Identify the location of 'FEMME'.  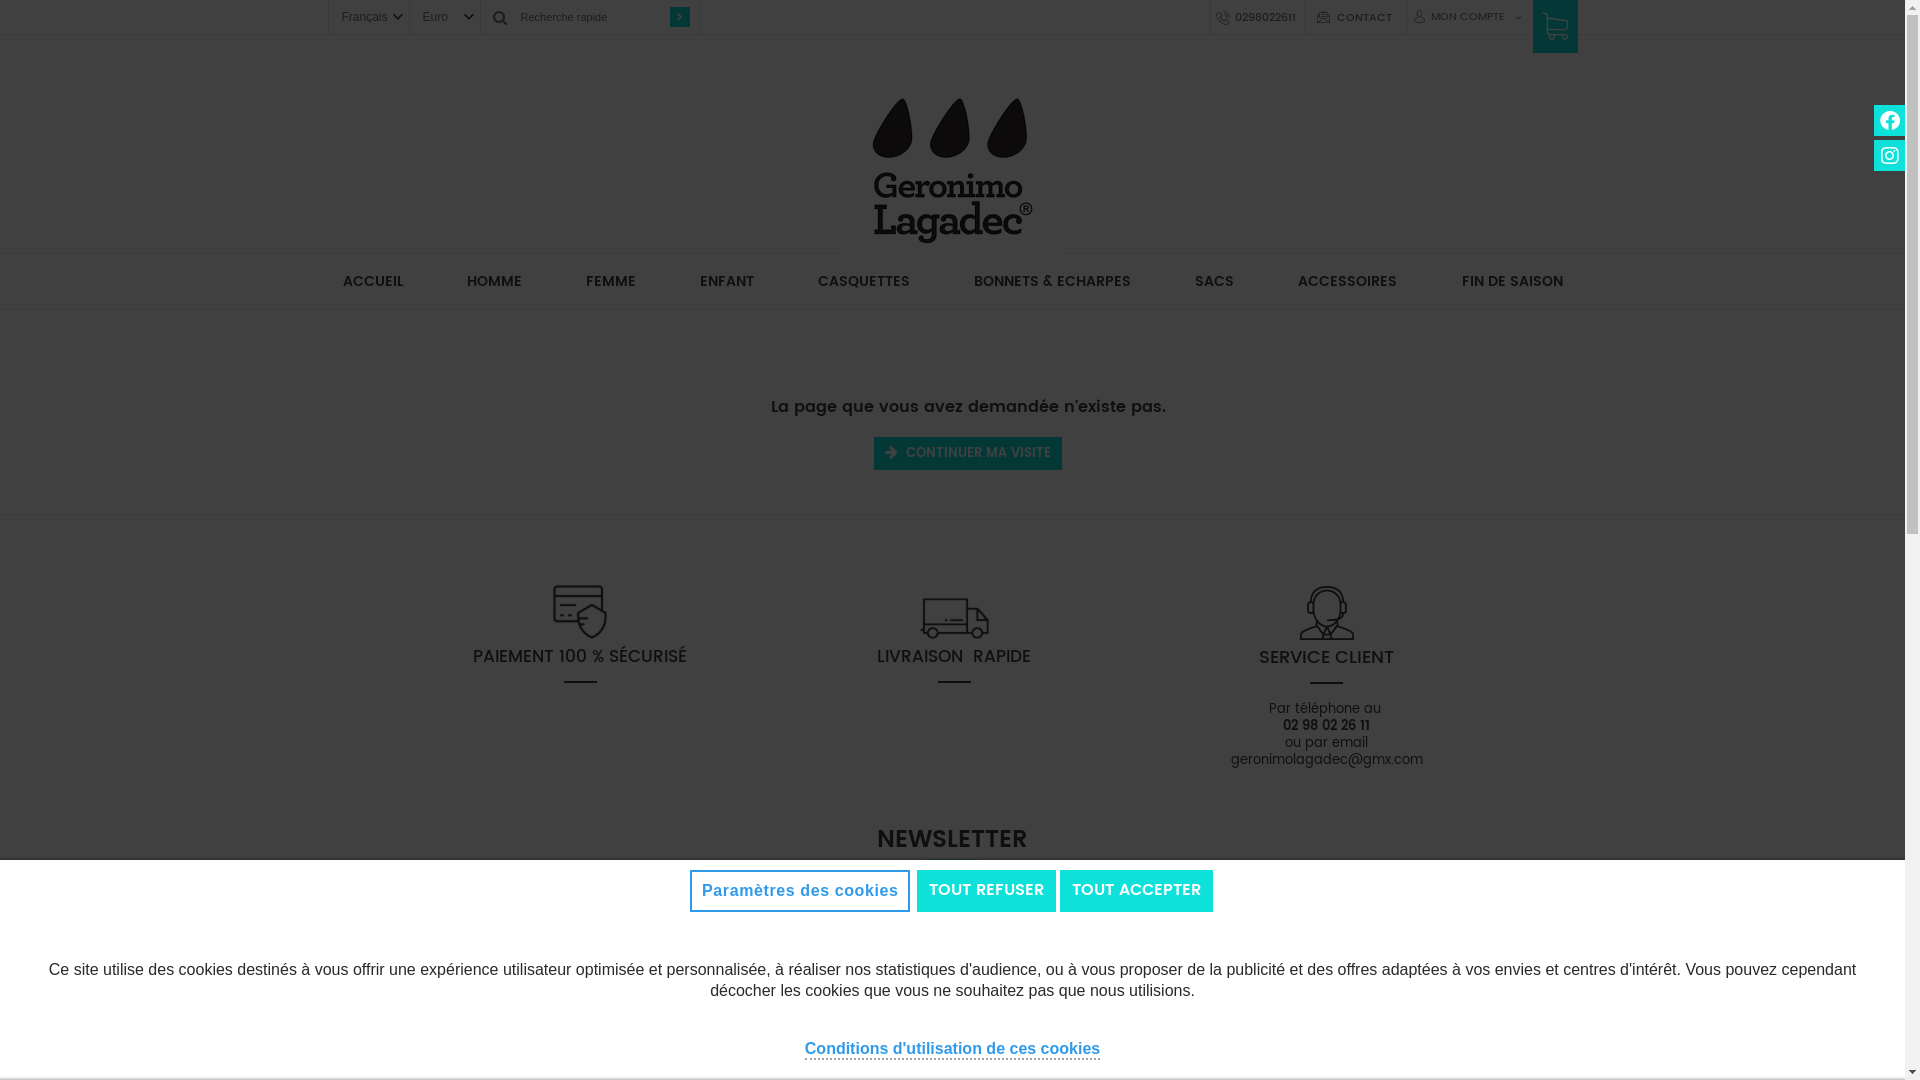
(609, 281).